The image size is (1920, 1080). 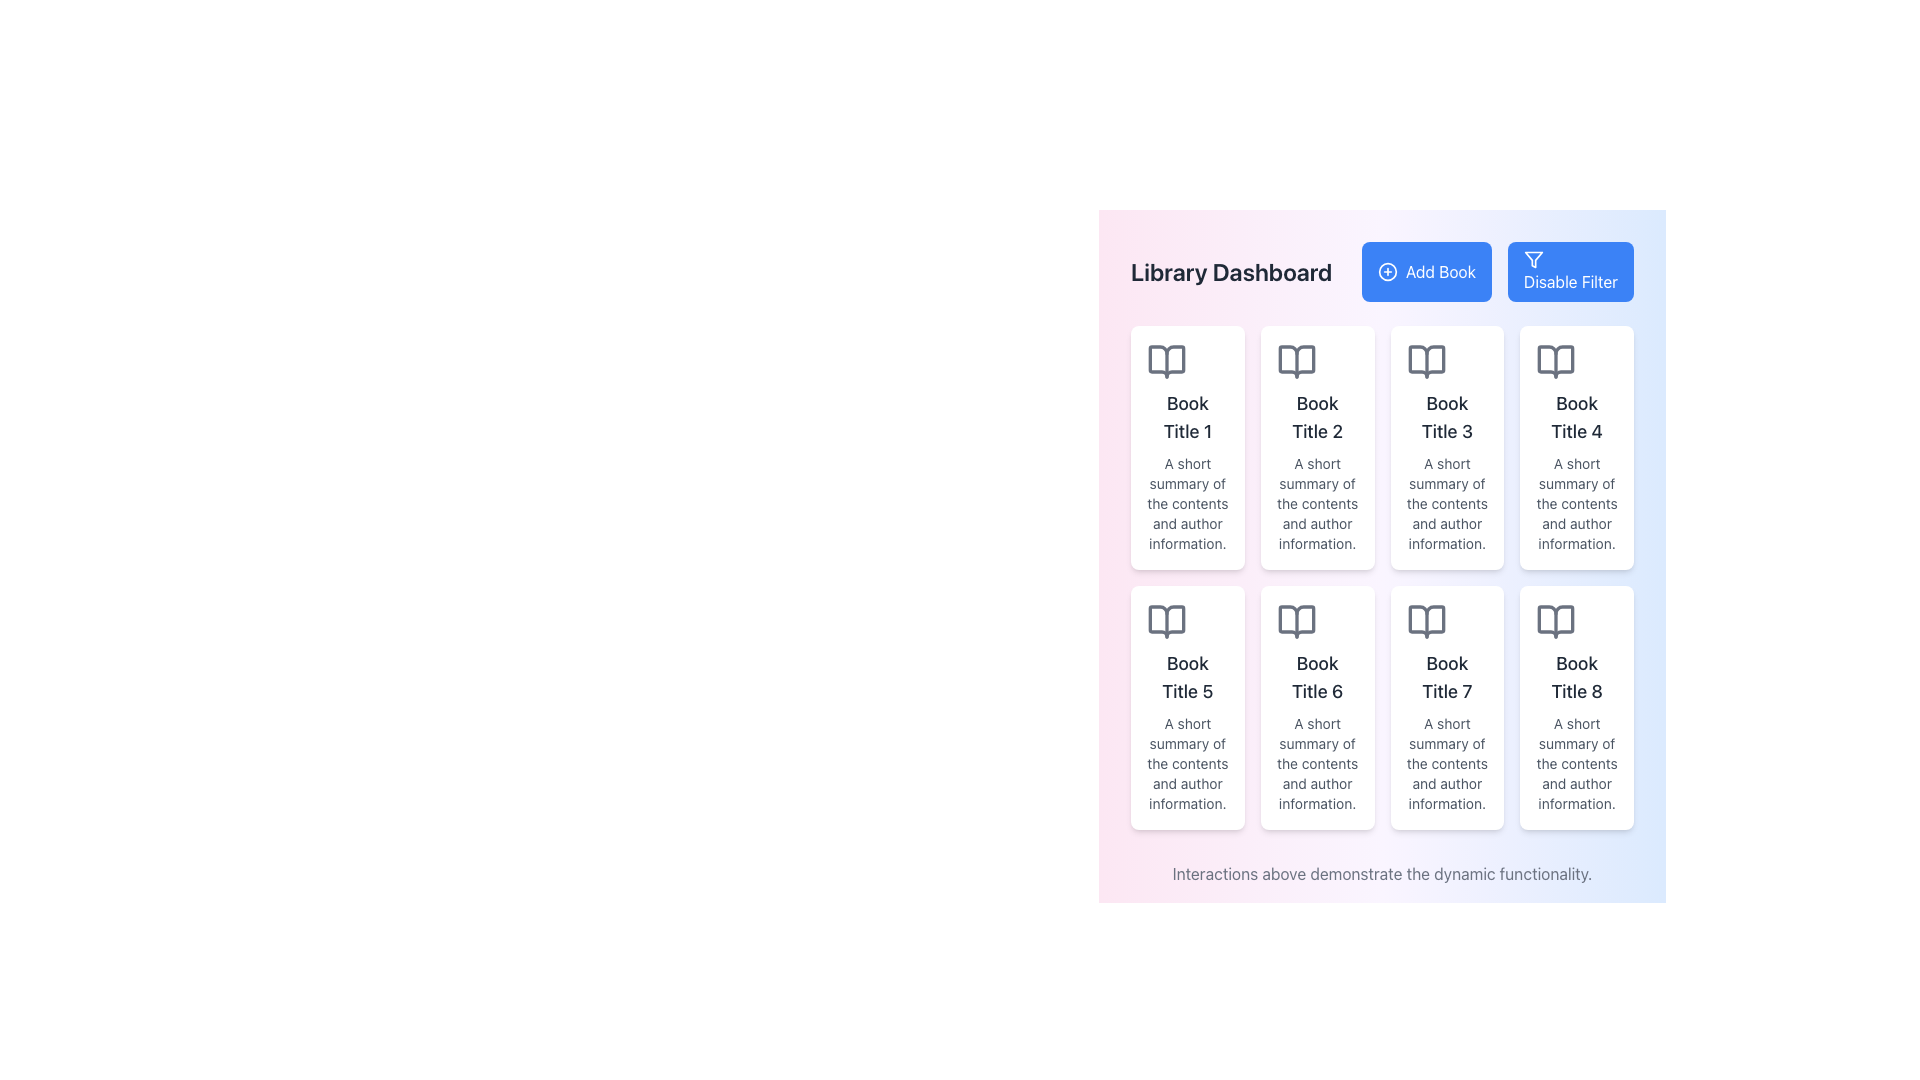 What do you see at coordinates (1555, 620) in the screenshot?
I see `the decorative book icon representing 'Book Title 8', which is located at the top of the card` at bounding box center [1555, 620].